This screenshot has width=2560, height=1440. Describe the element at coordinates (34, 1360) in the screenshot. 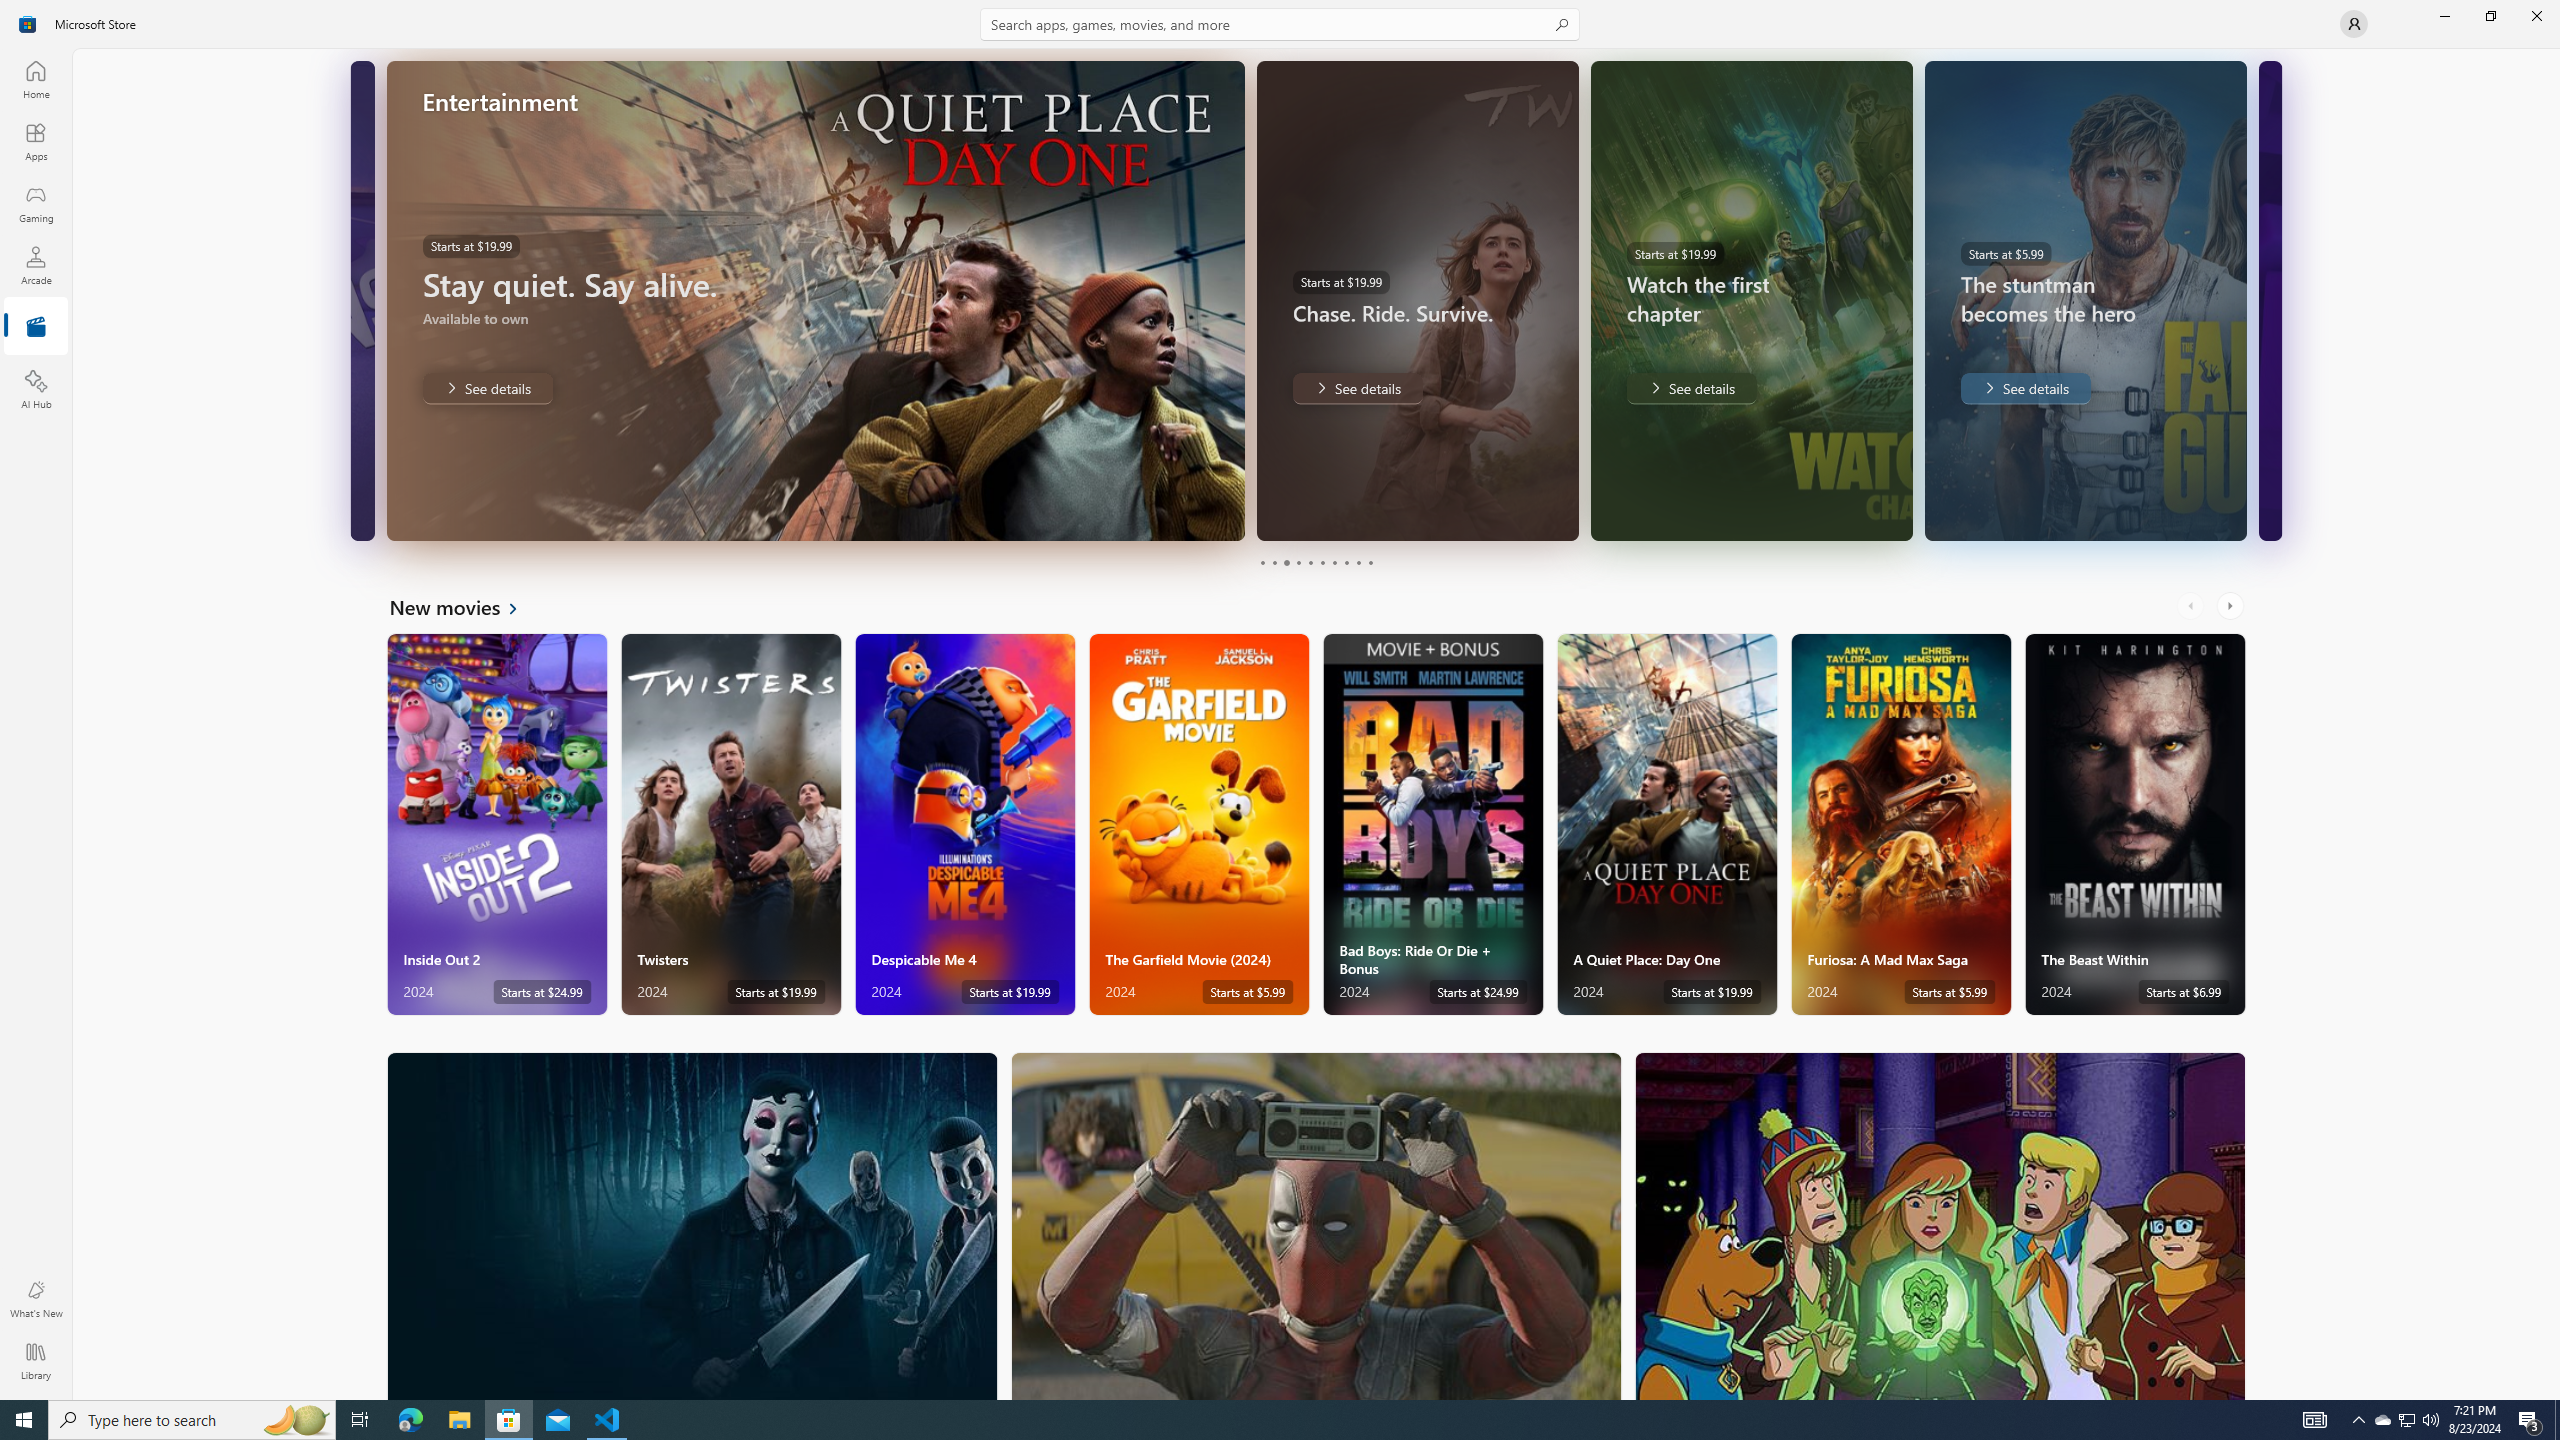

I see `'Library'` at that location.